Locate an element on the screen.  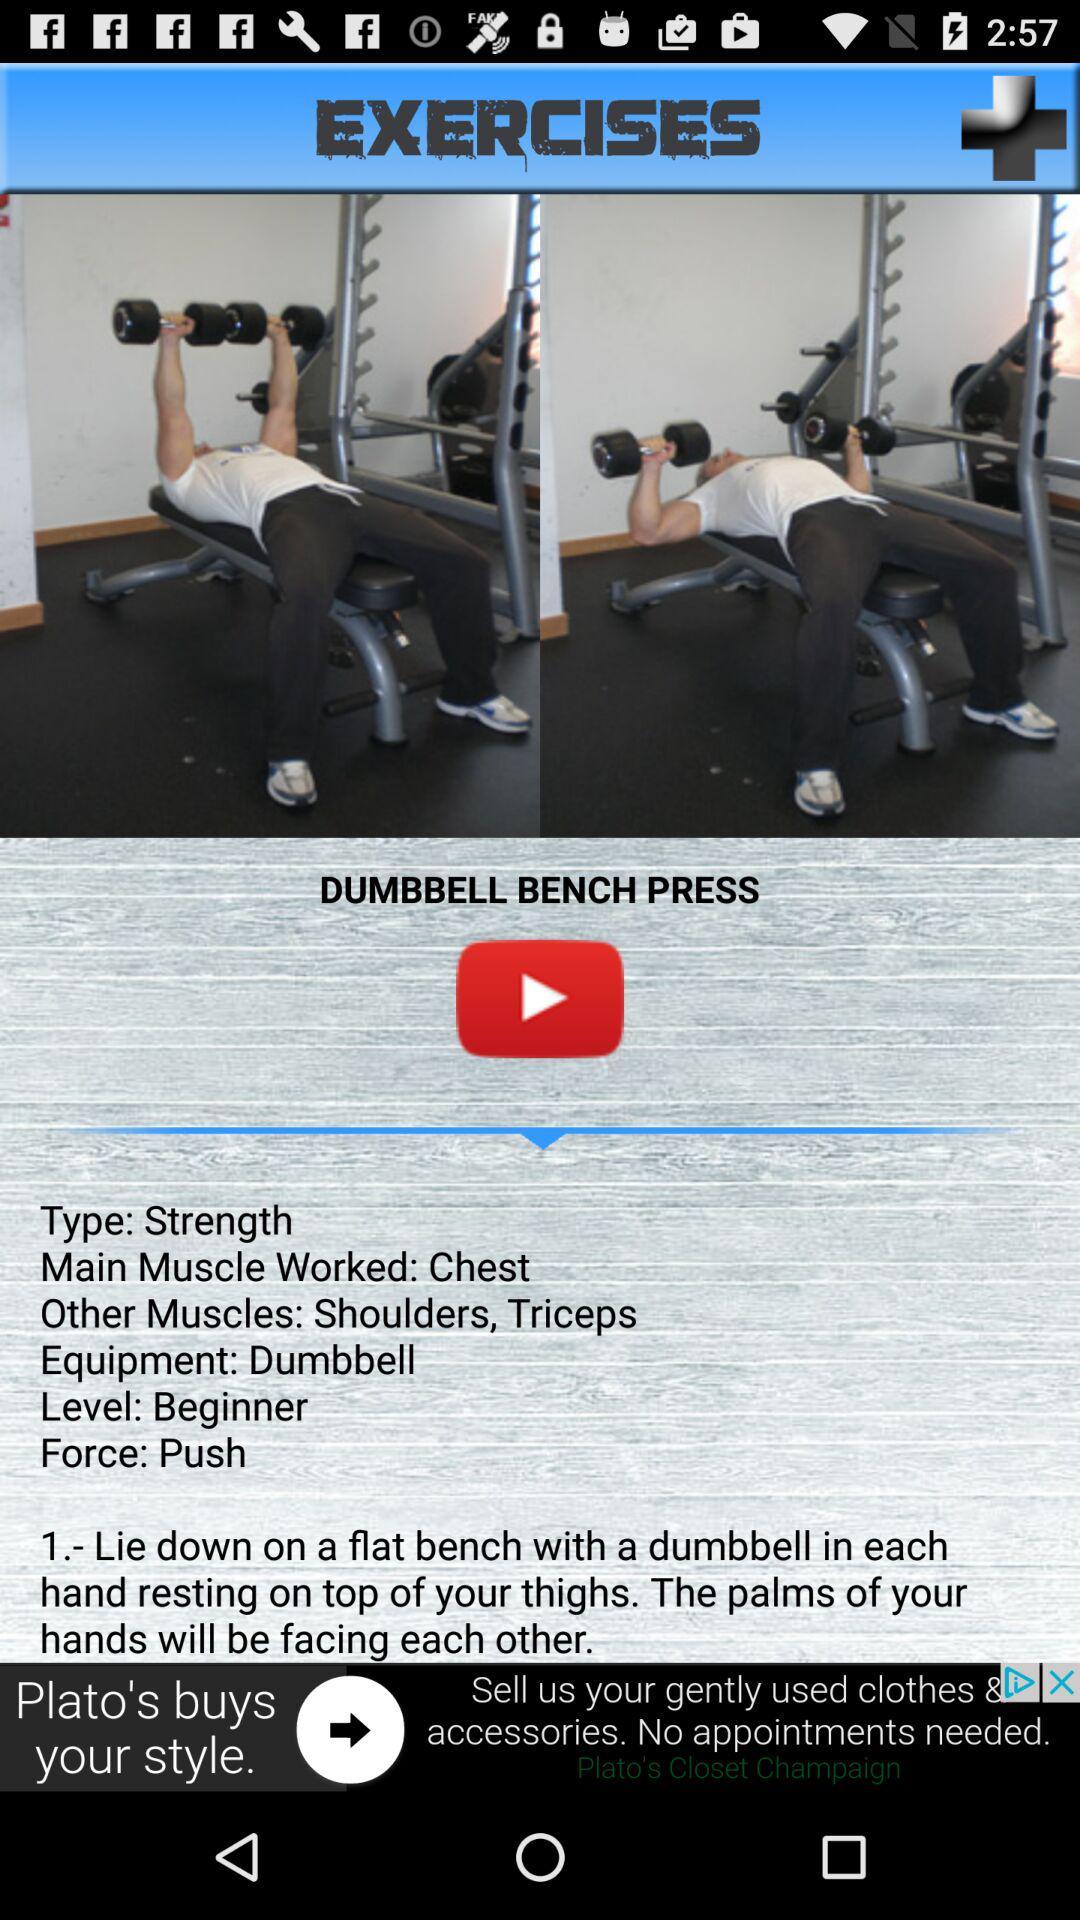
on youtube is located at coordinates (540, 998).